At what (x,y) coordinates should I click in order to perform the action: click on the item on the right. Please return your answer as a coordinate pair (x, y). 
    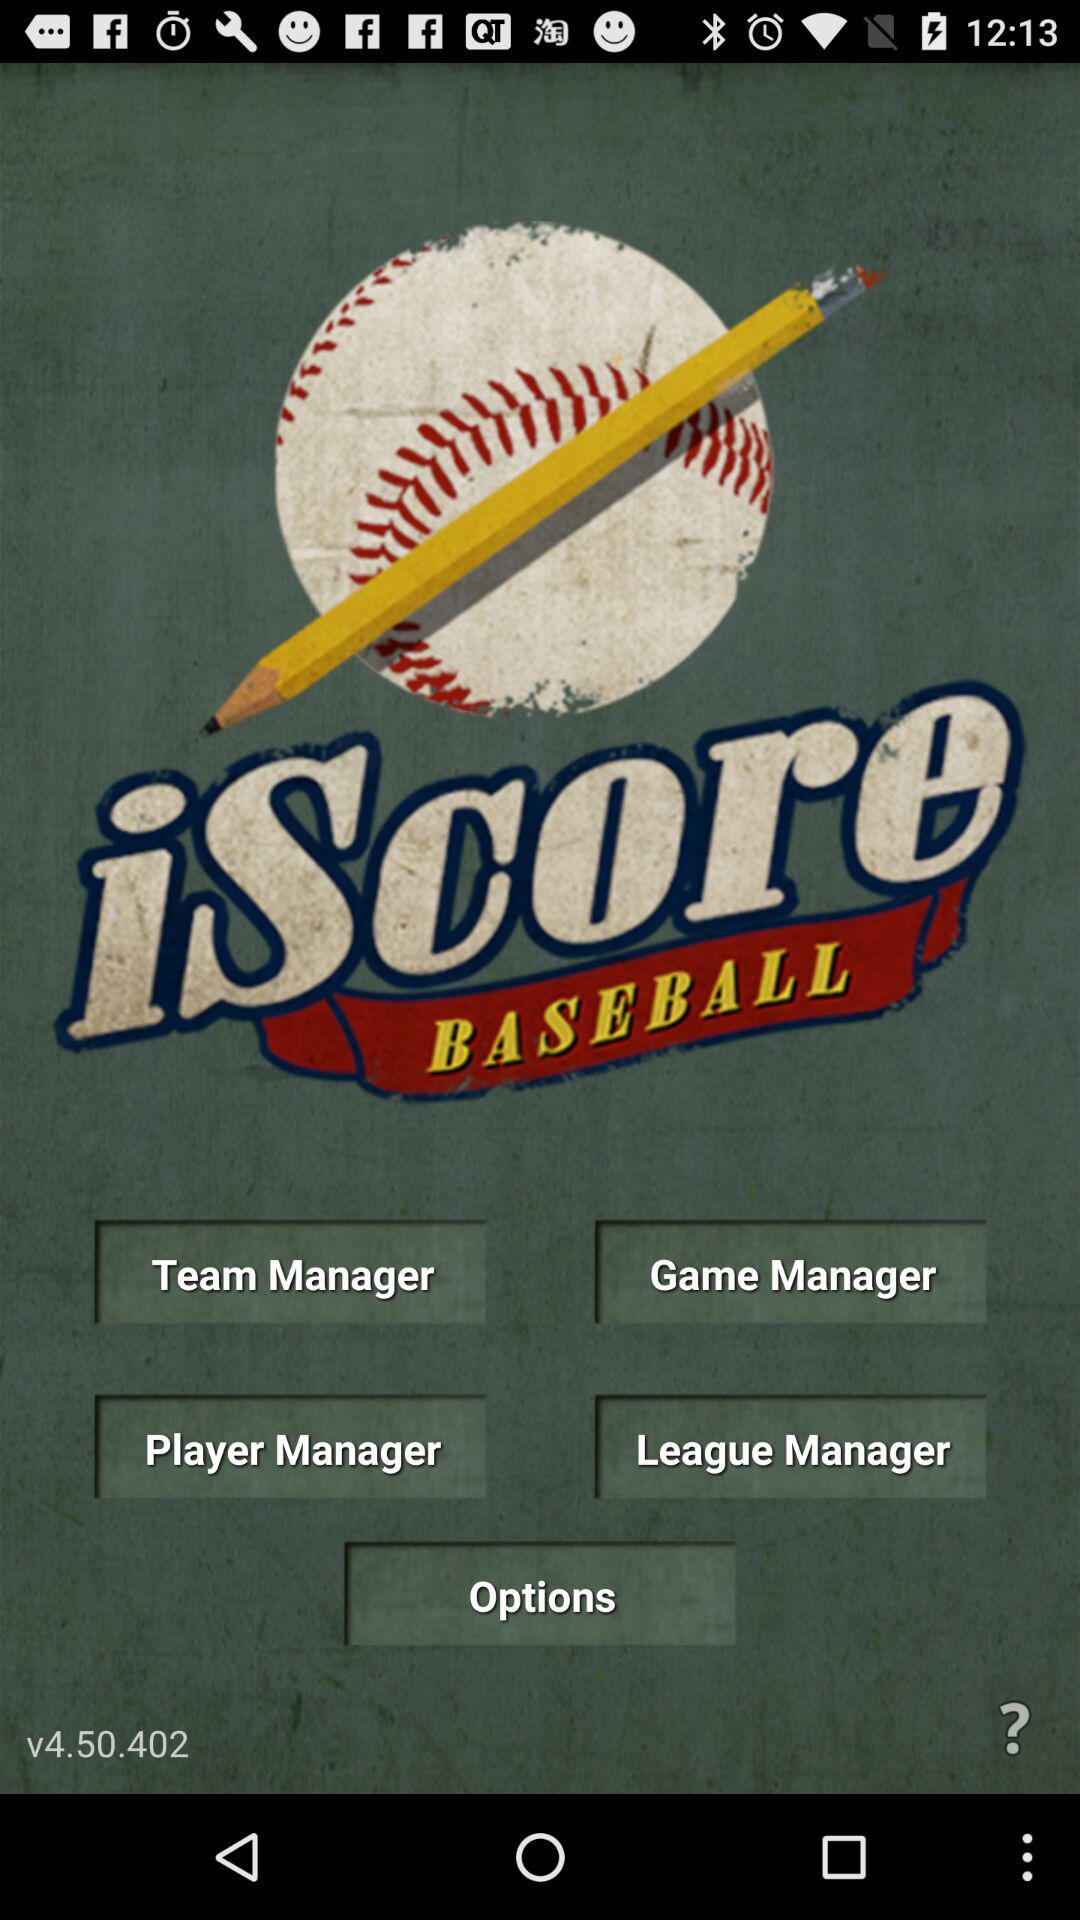
    Looking at the image, I should click on (789, 1271).